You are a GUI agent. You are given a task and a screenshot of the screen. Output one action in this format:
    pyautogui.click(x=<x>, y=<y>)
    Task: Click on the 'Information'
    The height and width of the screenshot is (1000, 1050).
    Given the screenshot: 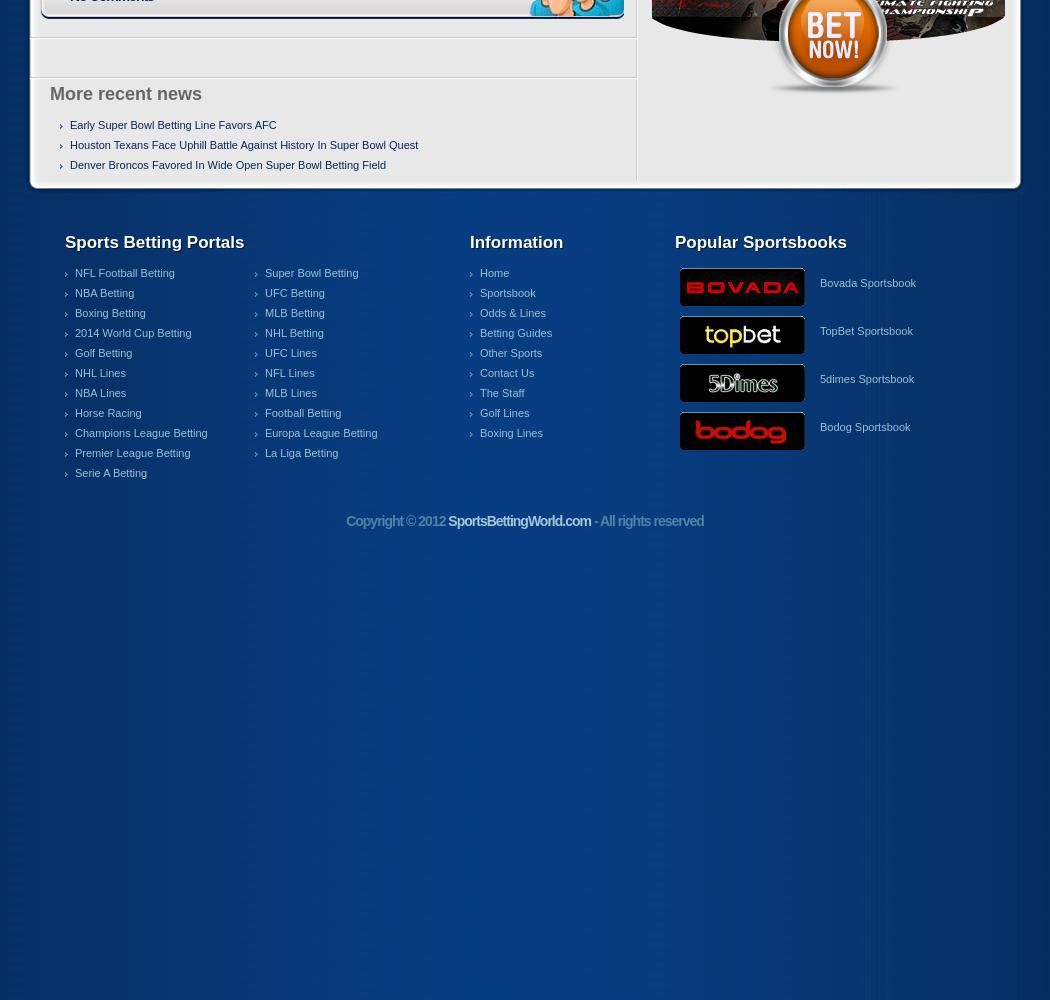 What is the action you would take?
    pyautogui.click(x=515, y=241)
    